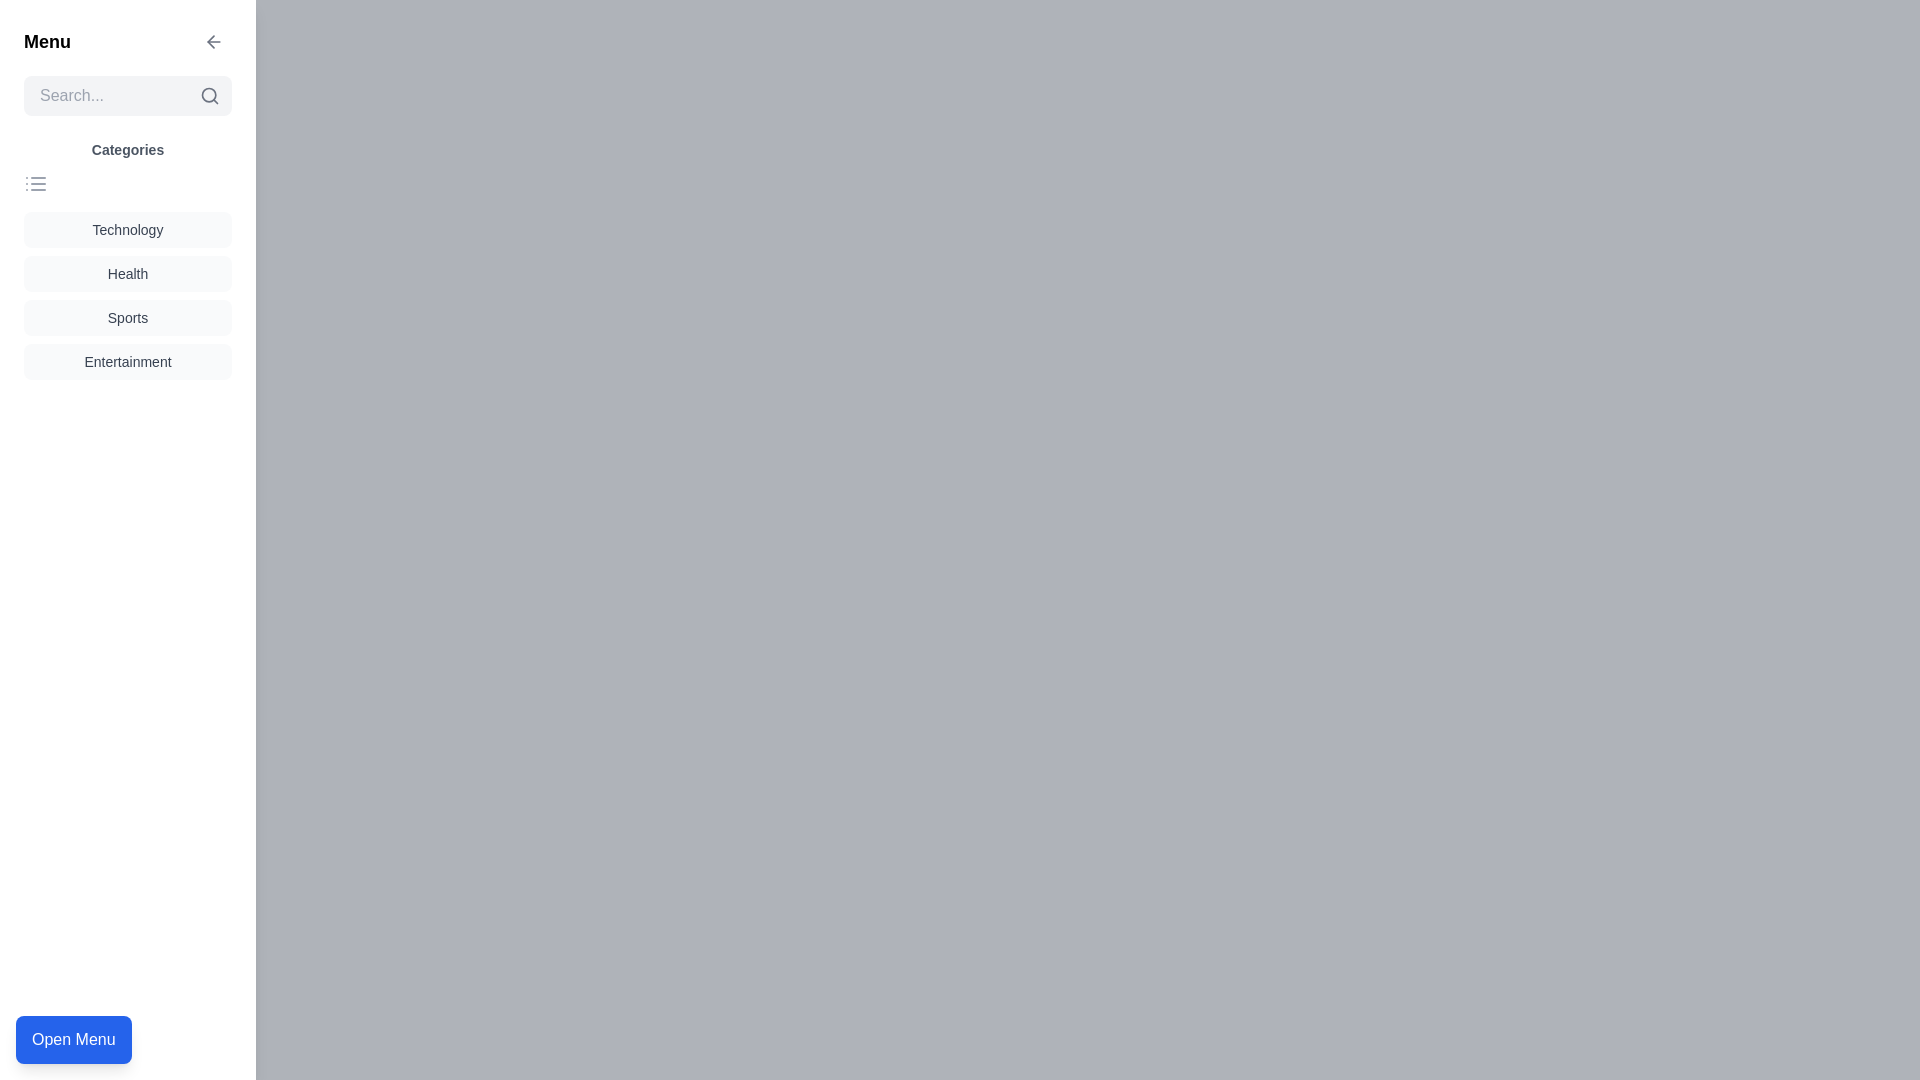 This screenshot has width=1920, height=1080. Describe the element at coordinates (209, 95) in the screenshot. I see `the decorative graphical circle within the magnifying glass icon located in the search field at the top of the left-hand sidebar` at that location.